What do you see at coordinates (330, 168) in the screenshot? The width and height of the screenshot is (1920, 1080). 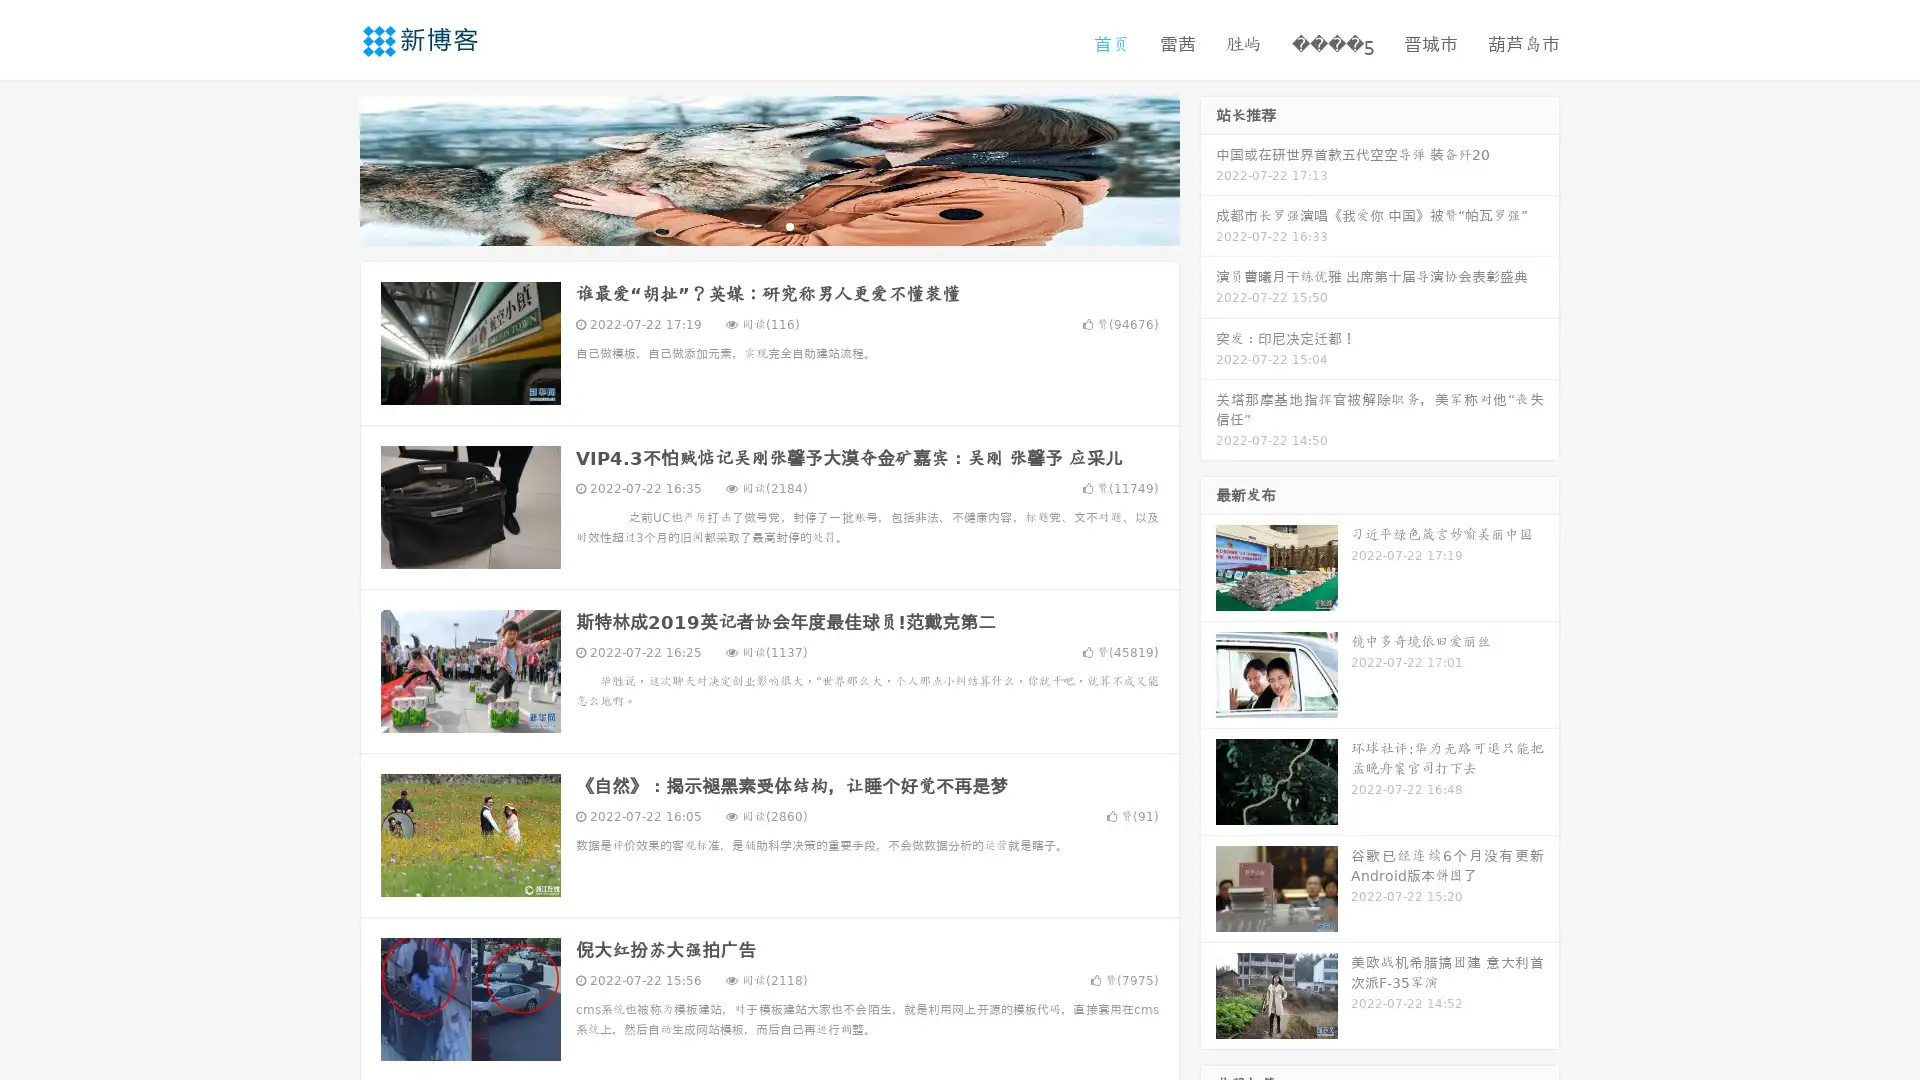 I see `Previous slide` at bounding box center [330, 168].